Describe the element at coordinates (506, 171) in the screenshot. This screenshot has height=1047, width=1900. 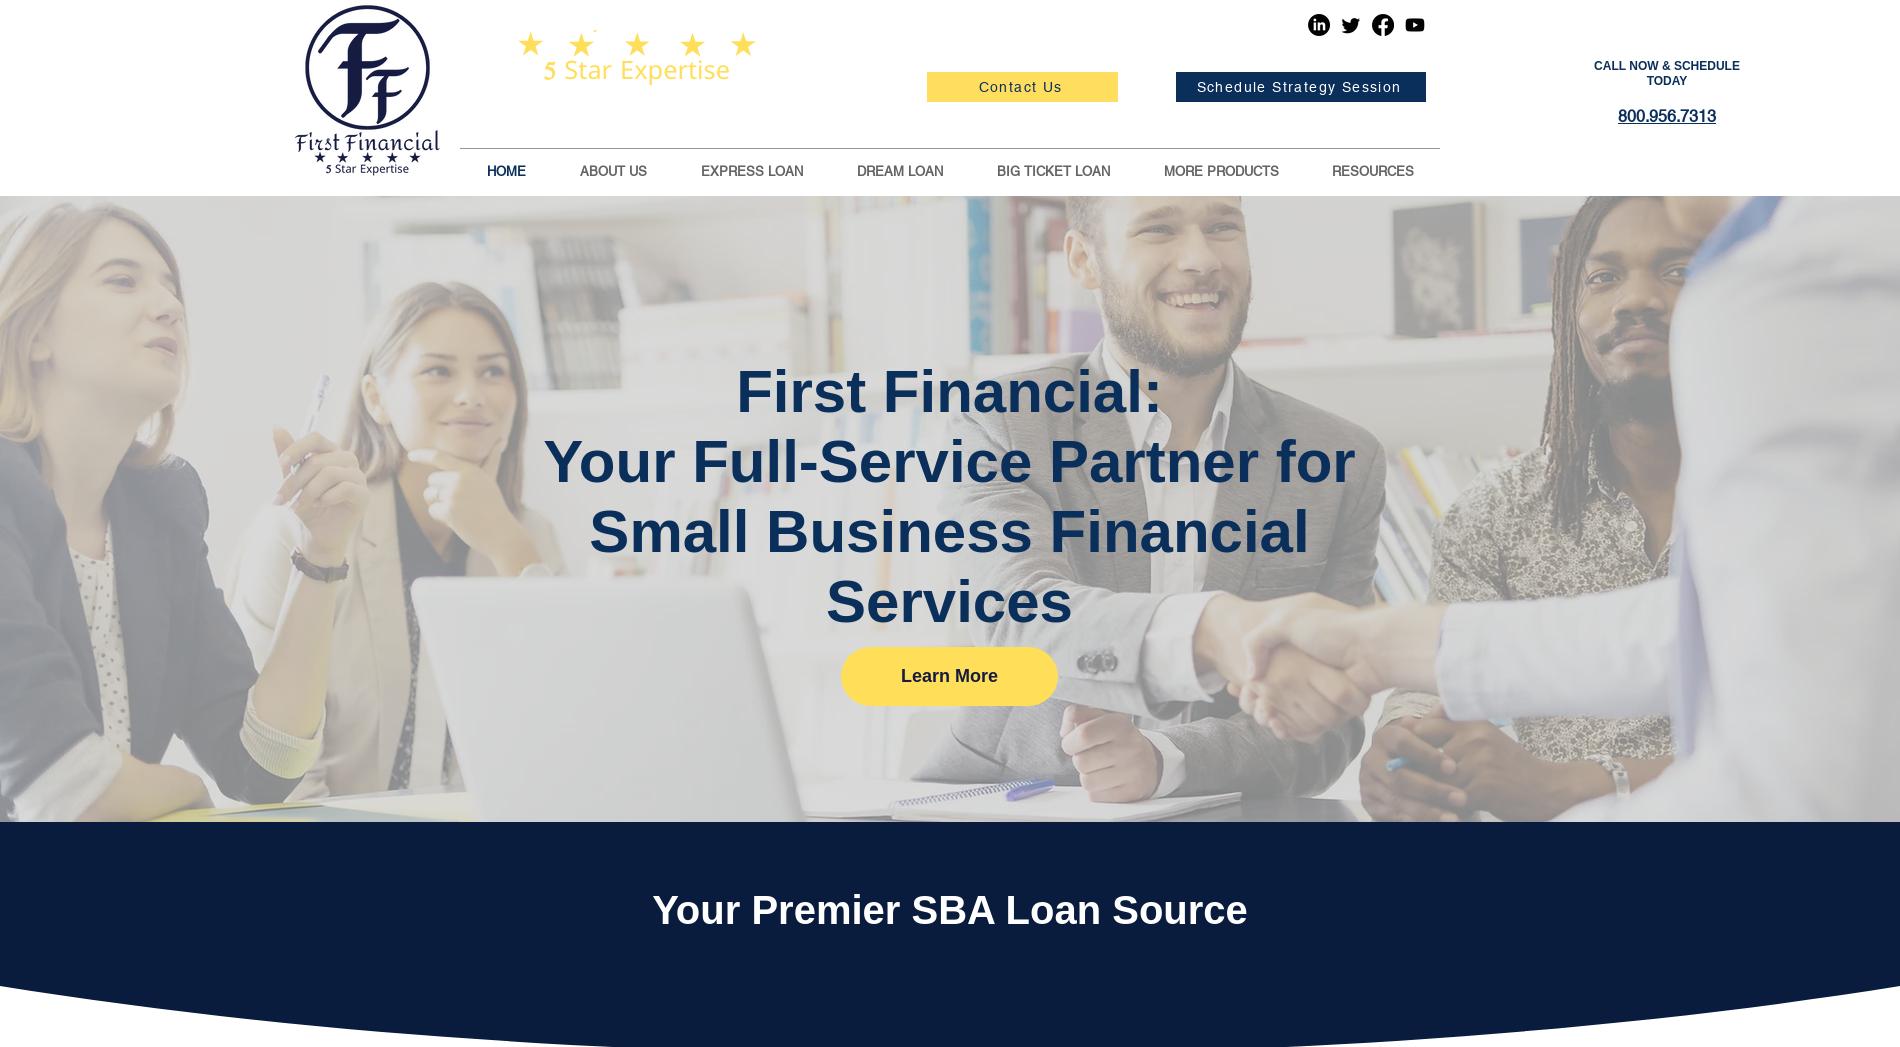
I see `'HOME'` at that location.